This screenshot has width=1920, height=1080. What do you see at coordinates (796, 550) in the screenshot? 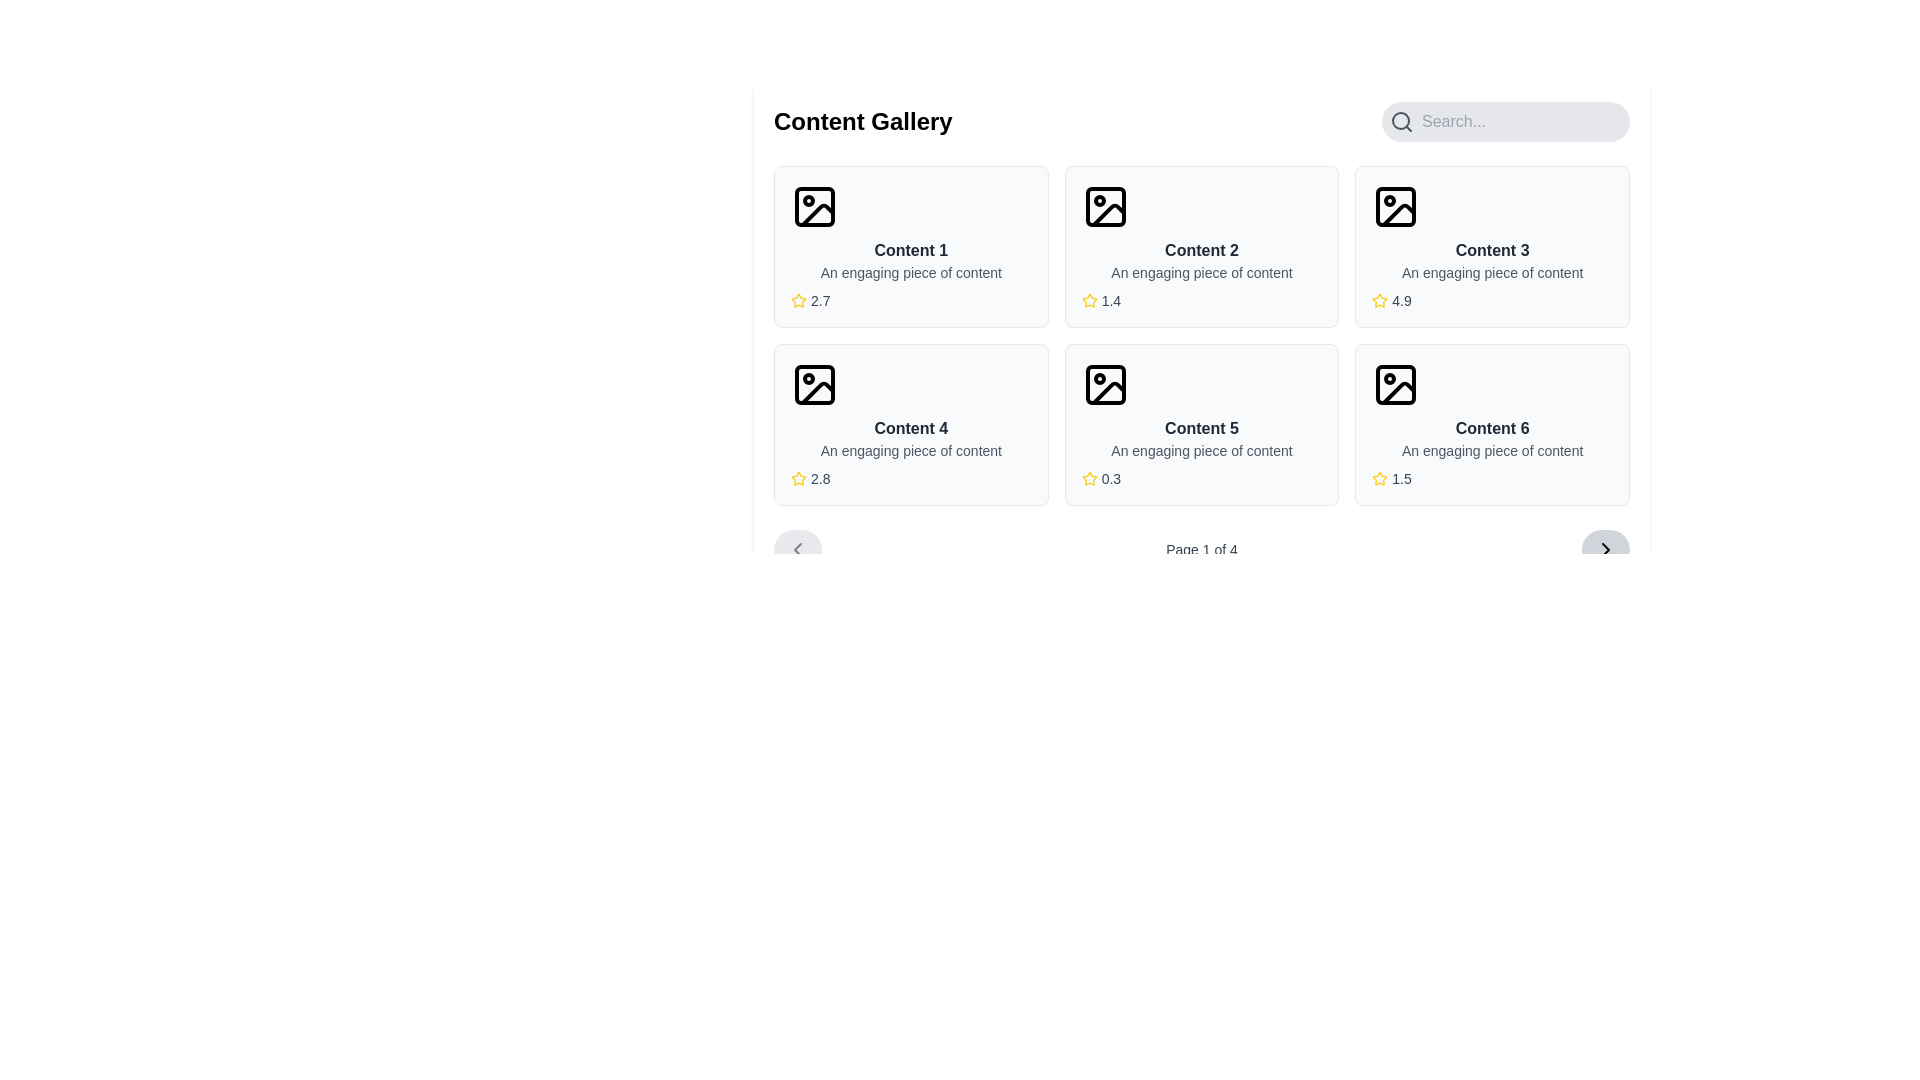
I see `the disabled navigation button icon located at the bottom-left corner of the content gallery section, which features a gray circular background` at bounding box center [796, 550].